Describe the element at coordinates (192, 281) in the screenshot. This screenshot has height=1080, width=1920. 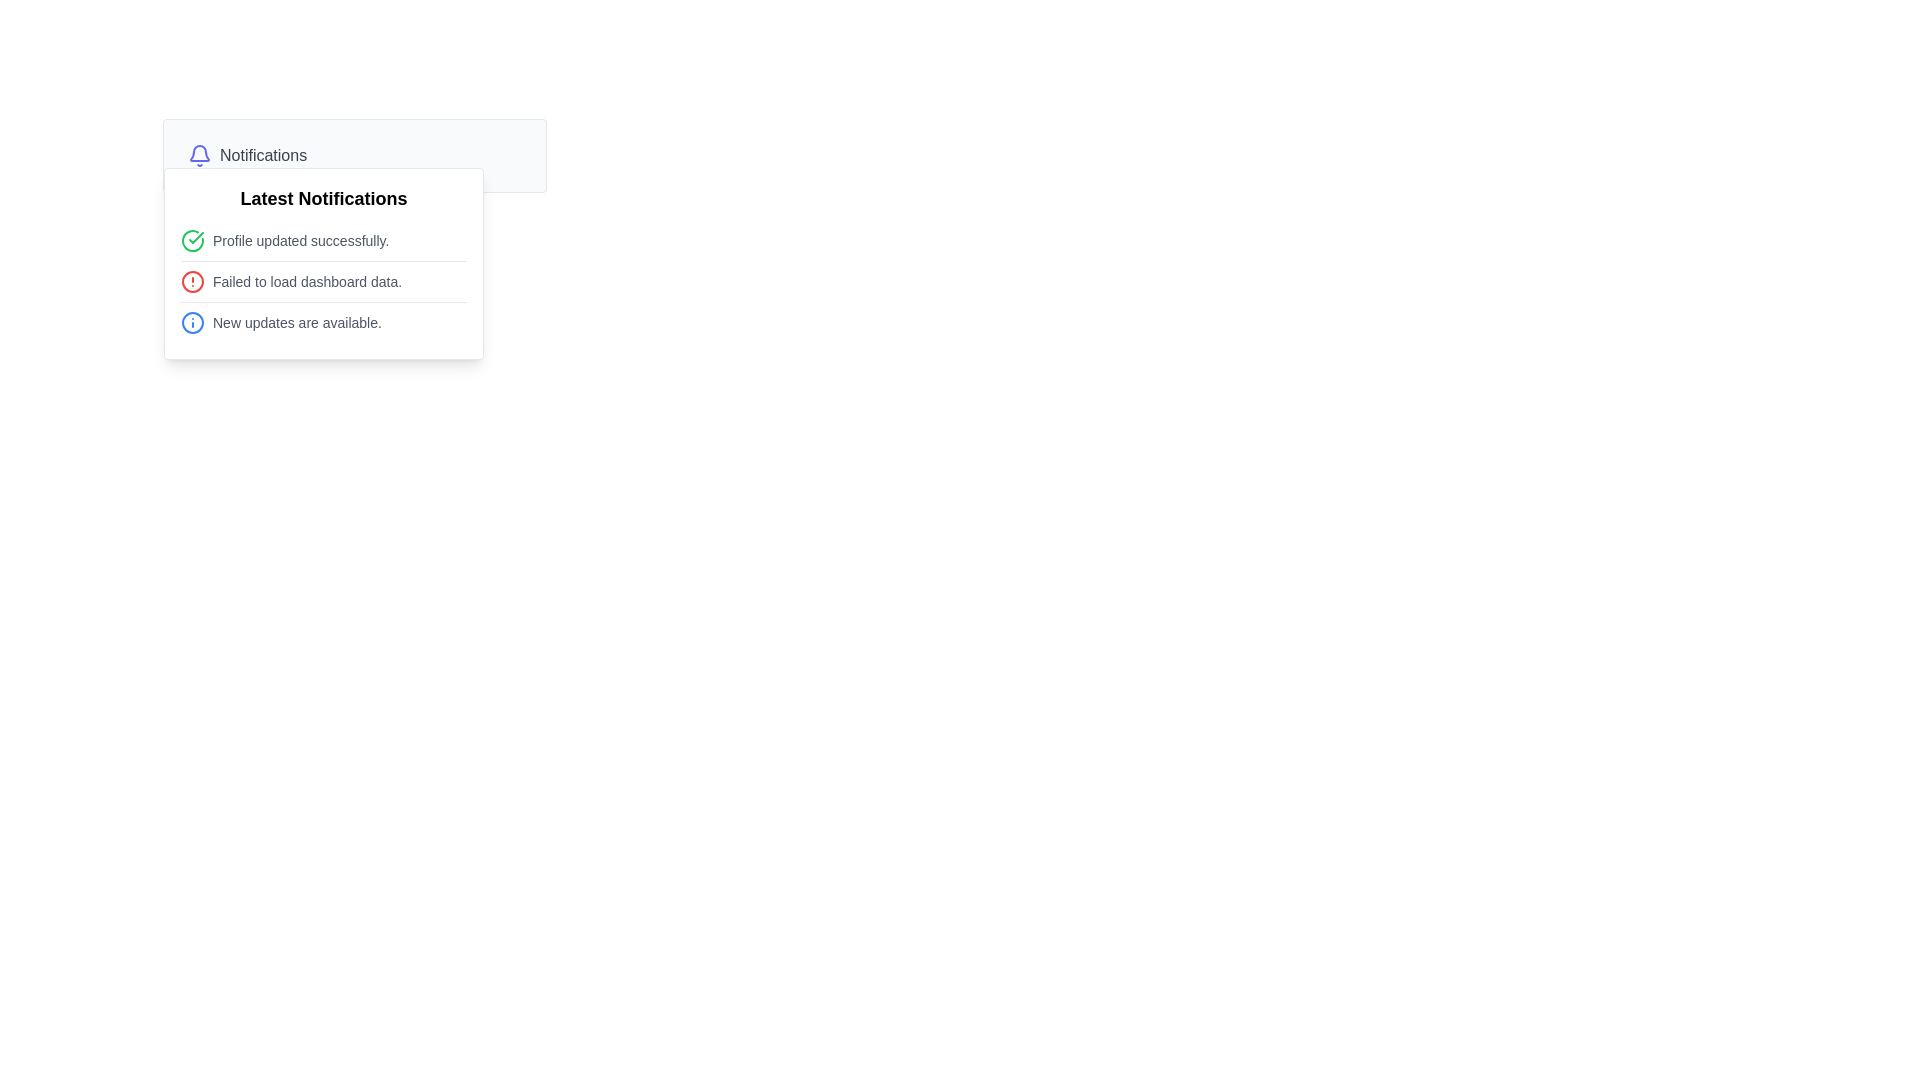
I see `the alert indicator icon located to the left of the text in the notification entry 'Failed to load dashboard data.' in the dropdown panel of latest notifications` at that location.